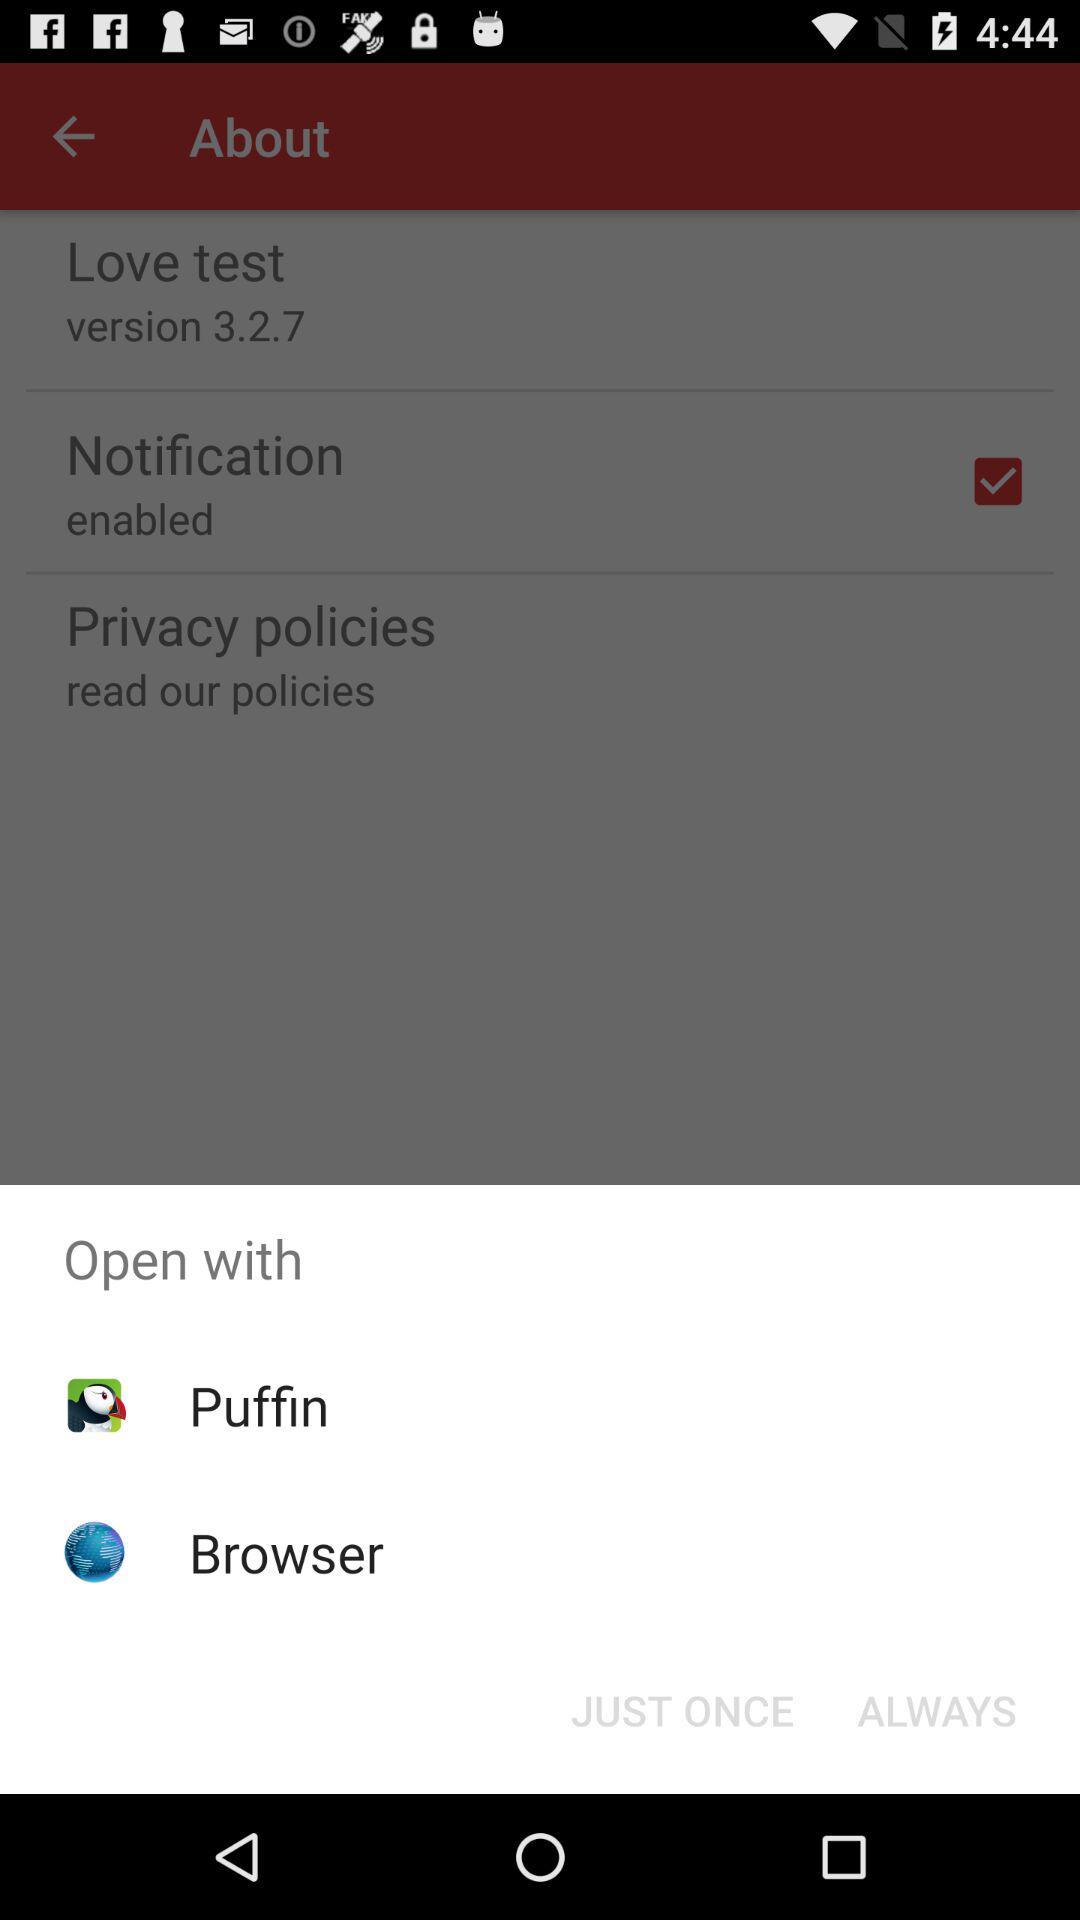  I want to click on the icon above browser item, so click(258, 1404).